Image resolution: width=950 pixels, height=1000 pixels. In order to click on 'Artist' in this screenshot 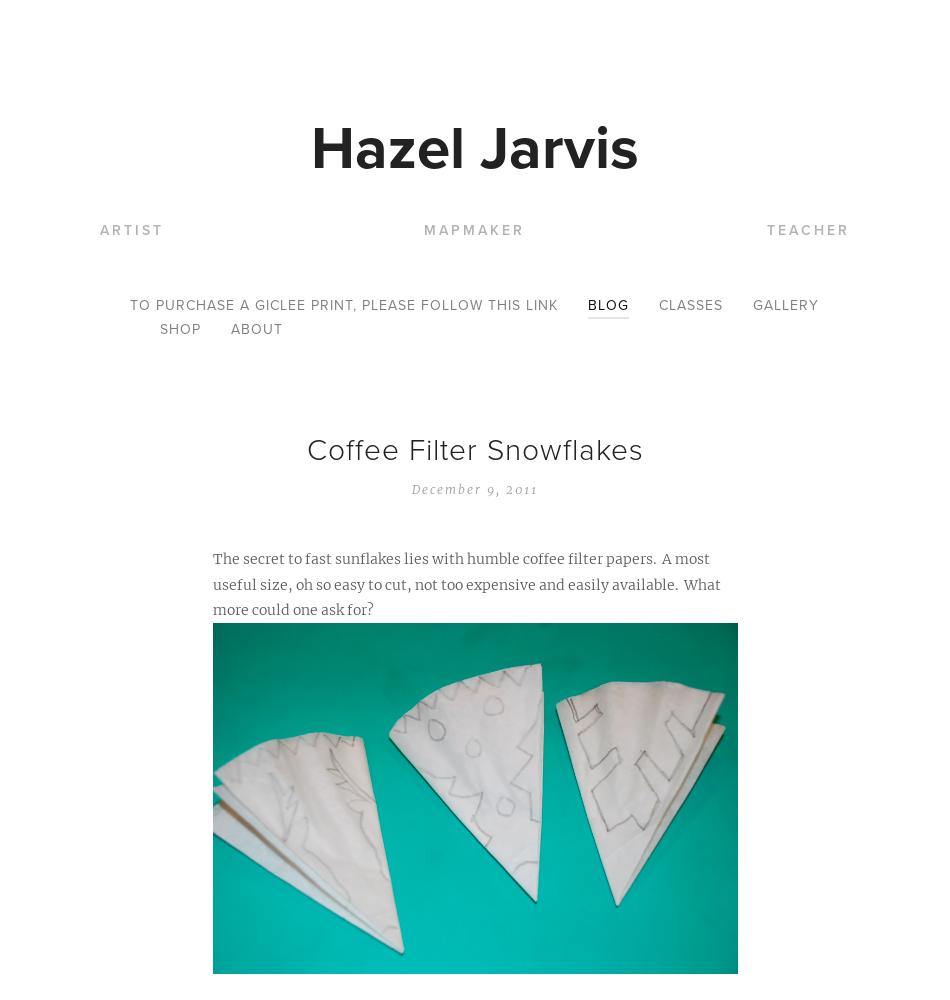, I will do `click(131, 229)`.